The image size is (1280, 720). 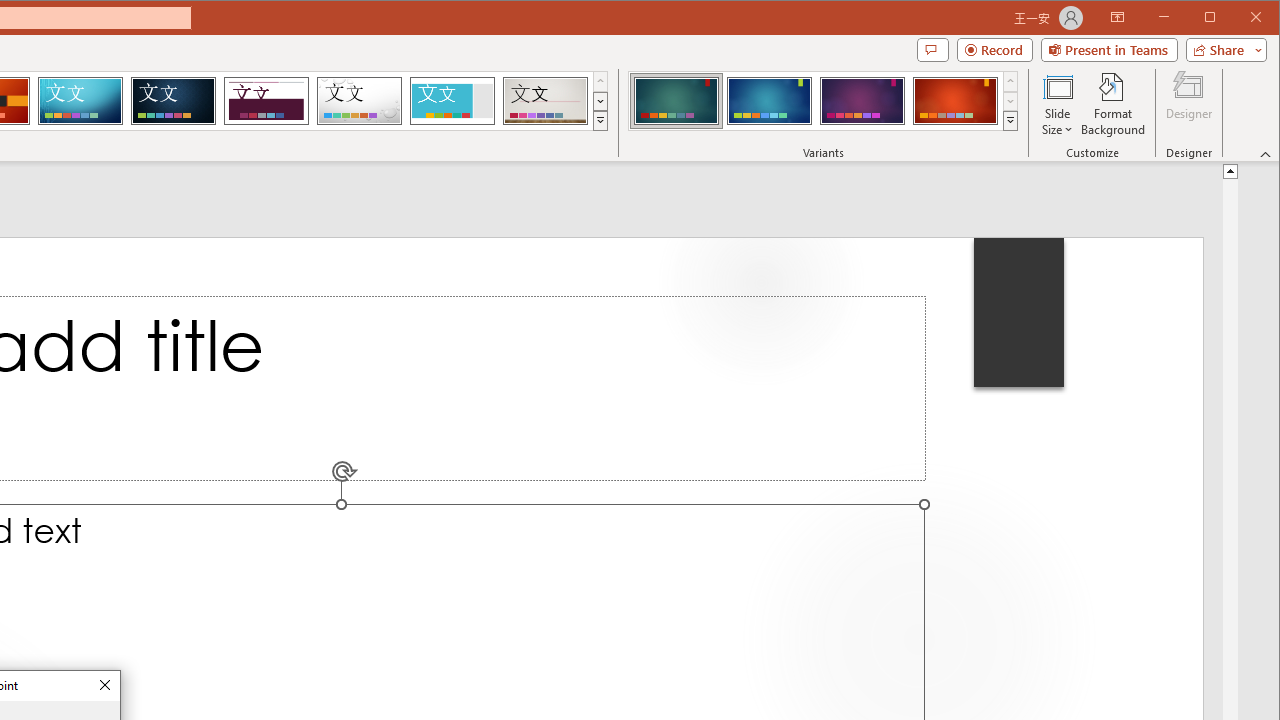 What do you see at coordinates (80, 100) in the screenshot?
I see `'Circuit'` at bounding box center [80, 100].